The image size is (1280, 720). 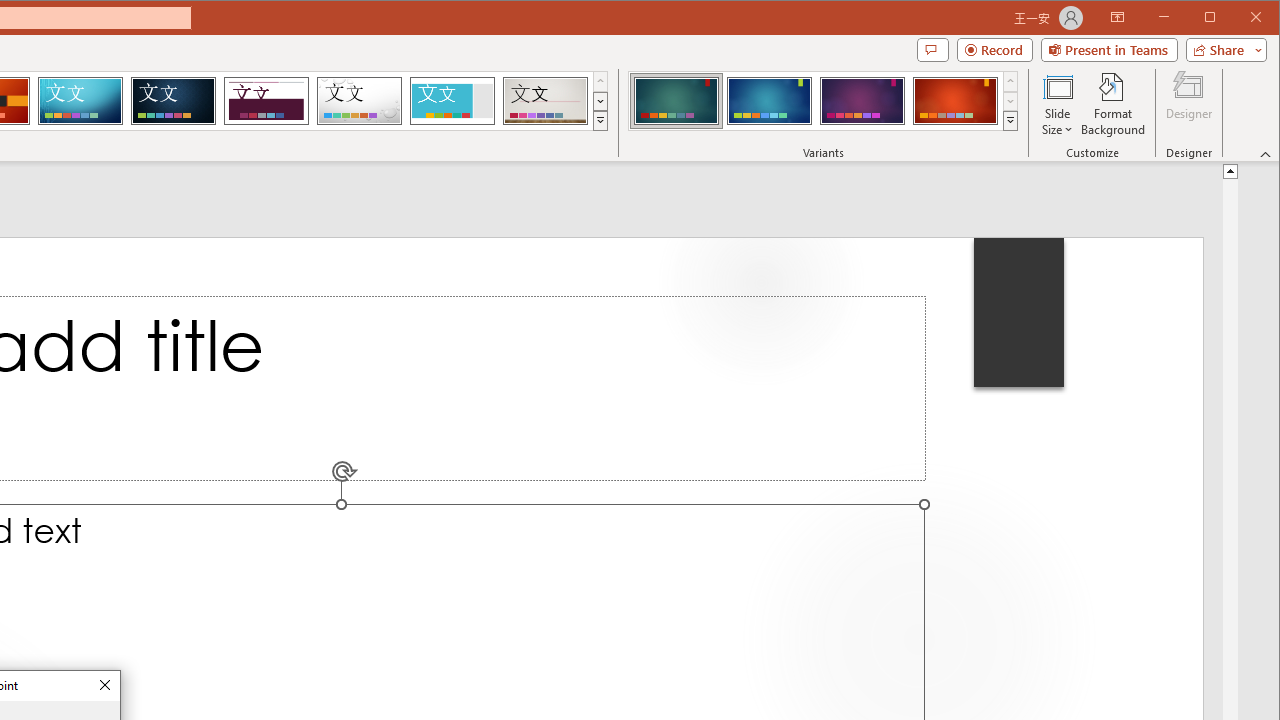 What do you see at coordinates (80, 100) in the screenshot?
I see `'Circuit'` at bounding box center [80, 100].